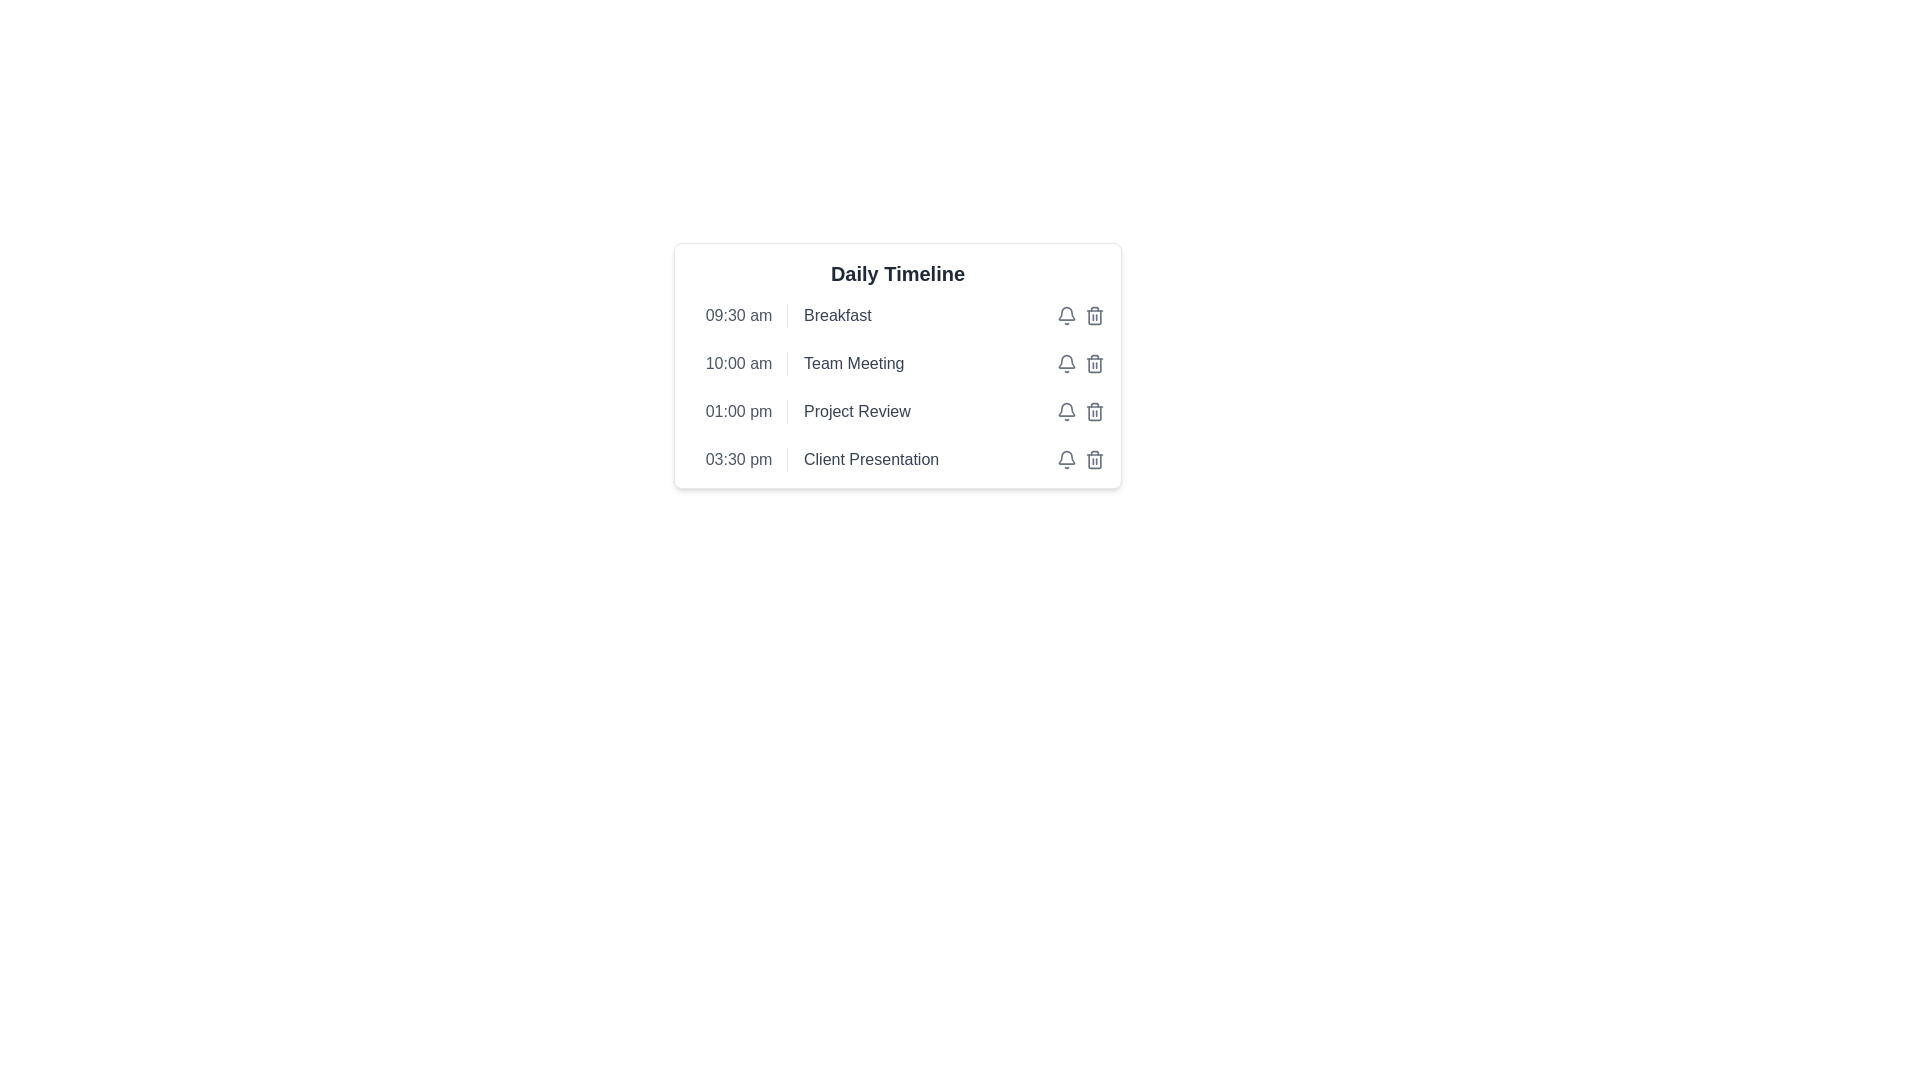  What do you see at coordinates (1093, 411) in the screenshot?
I see `the delete button associated with the '1:00 pm Project Review' entry located in the fourth column of the fourth row in the table` at bounding box center [1093, 411].